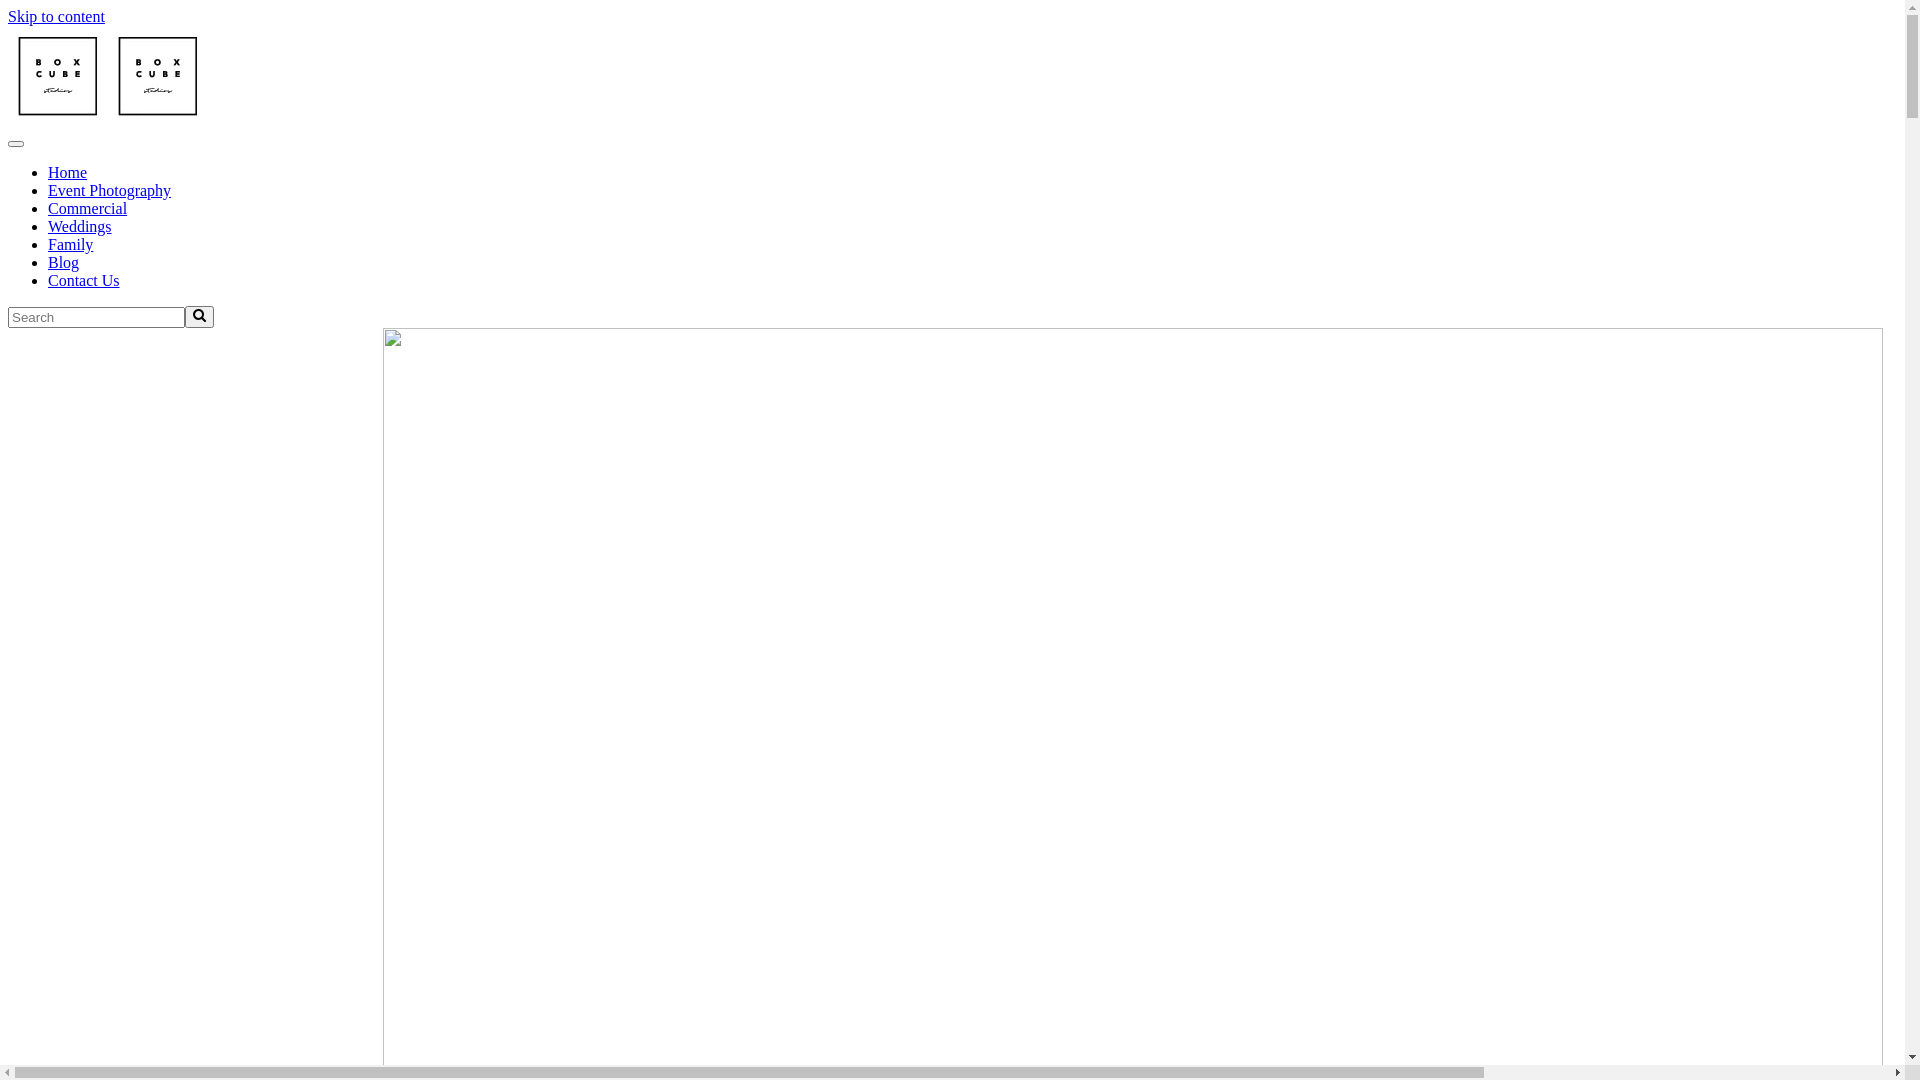 Image resolution: width=1920 pixels, height=1080 pixels. I want to click on 'Commercial', so click(86, 208).